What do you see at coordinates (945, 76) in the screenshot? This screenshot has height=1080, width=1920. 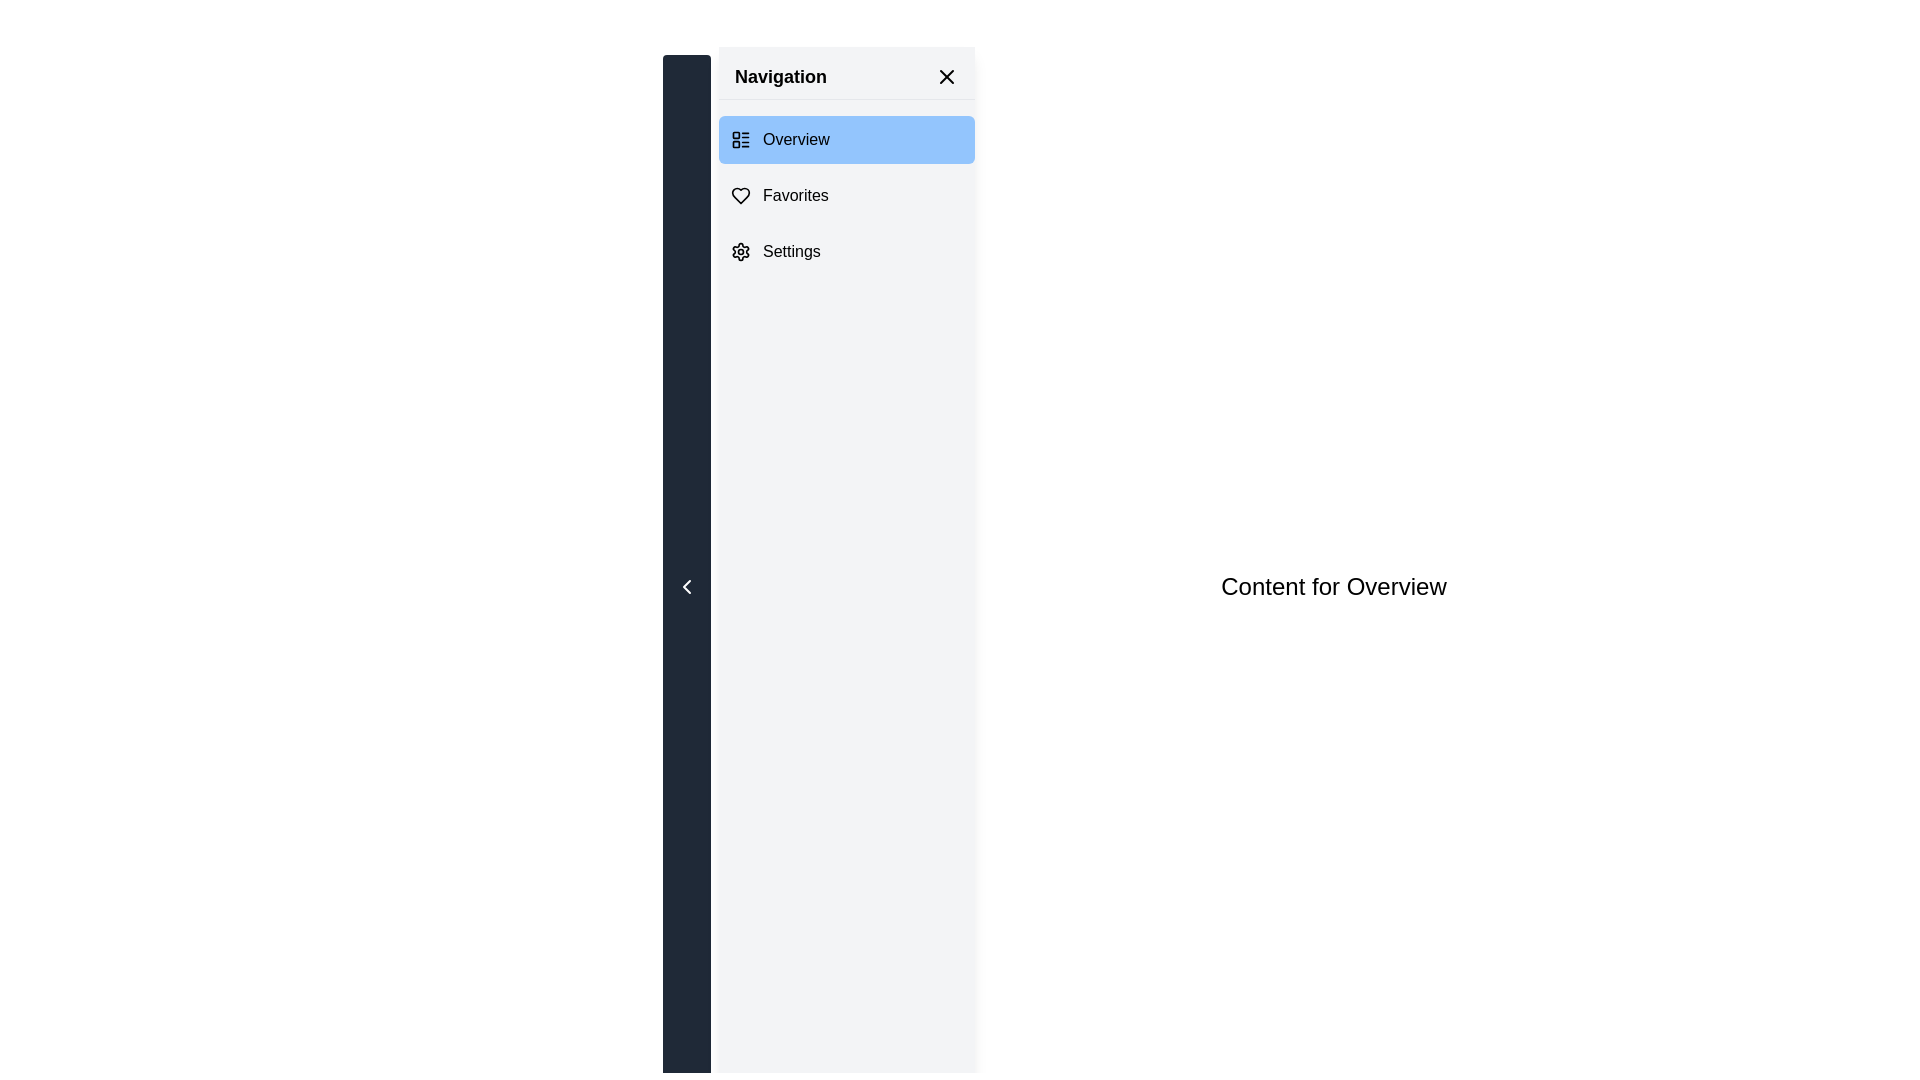 I see `the small square button with an 'X' symbol in its center, located at the top-right corner of the navigation panel` at bounding box center [945, 76].